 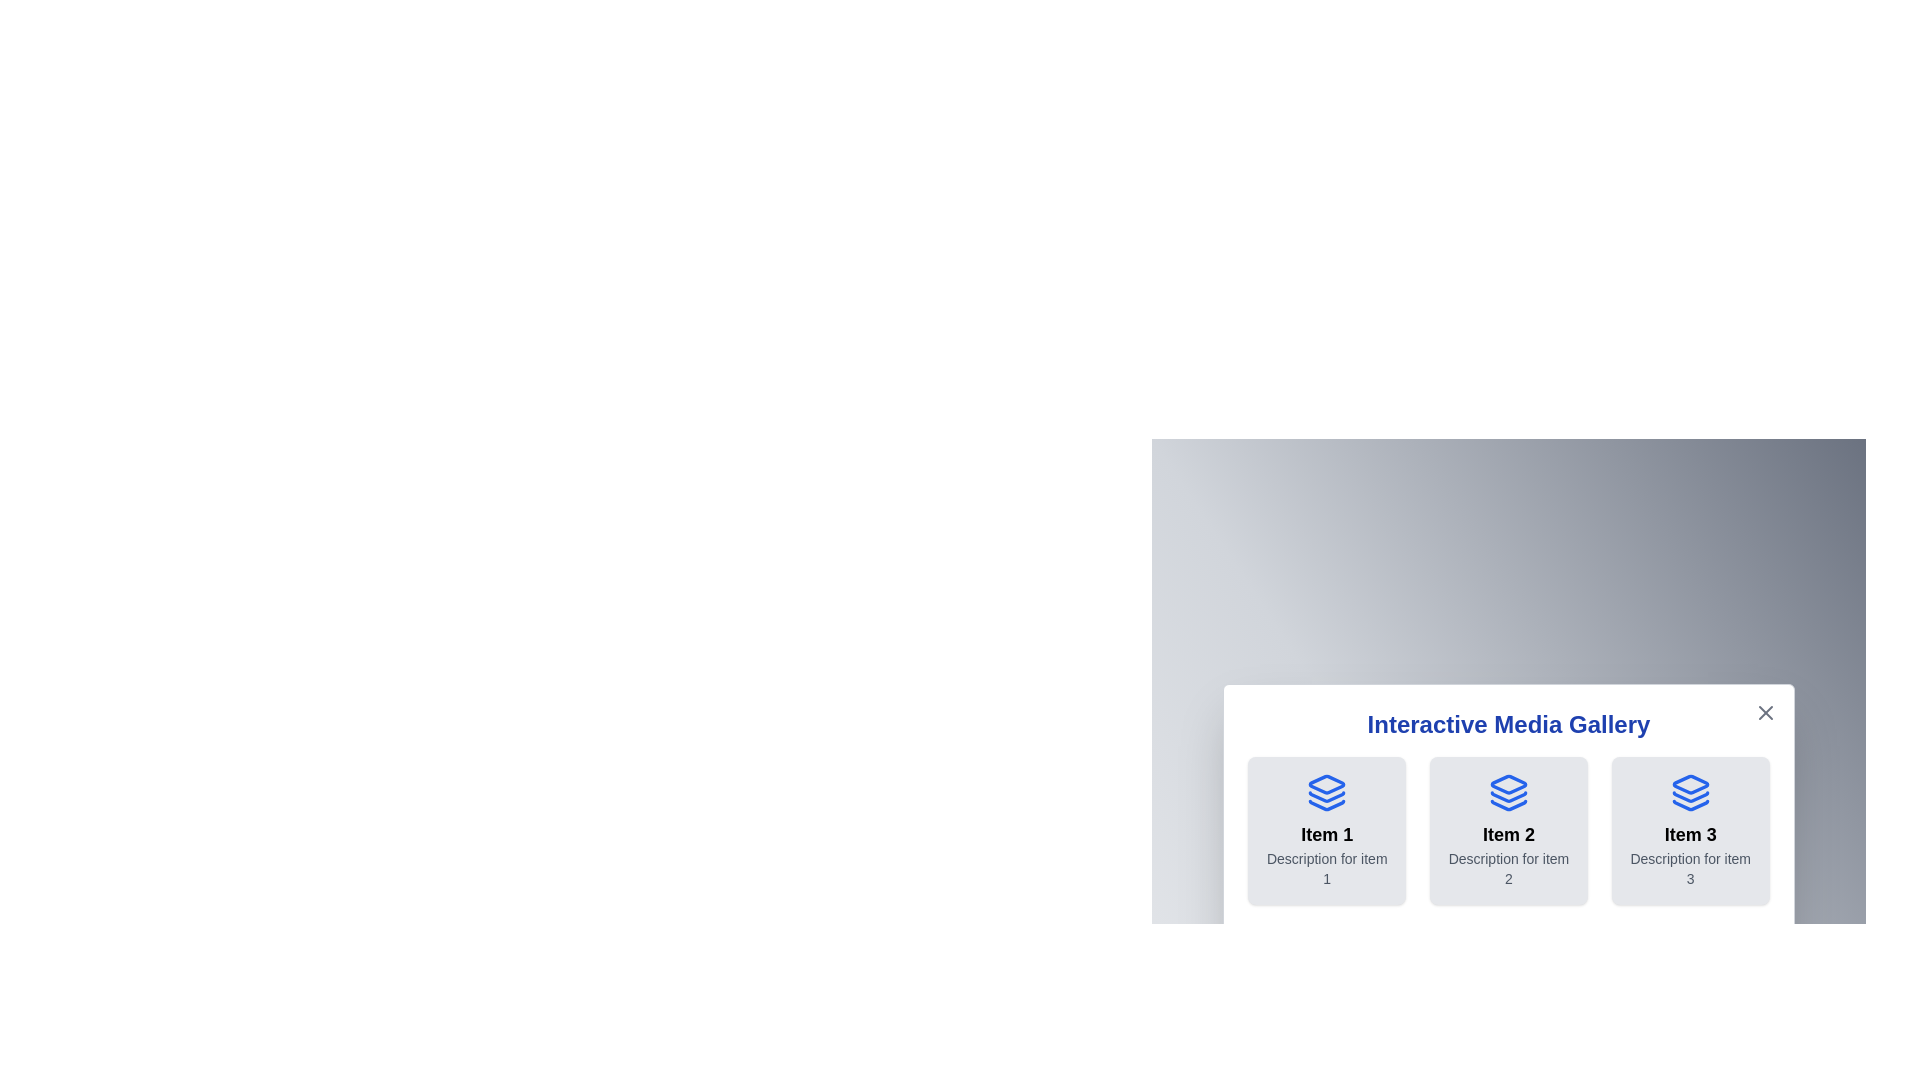 I want to click on the description of the selected item 1, so click(x=1326, y=867).